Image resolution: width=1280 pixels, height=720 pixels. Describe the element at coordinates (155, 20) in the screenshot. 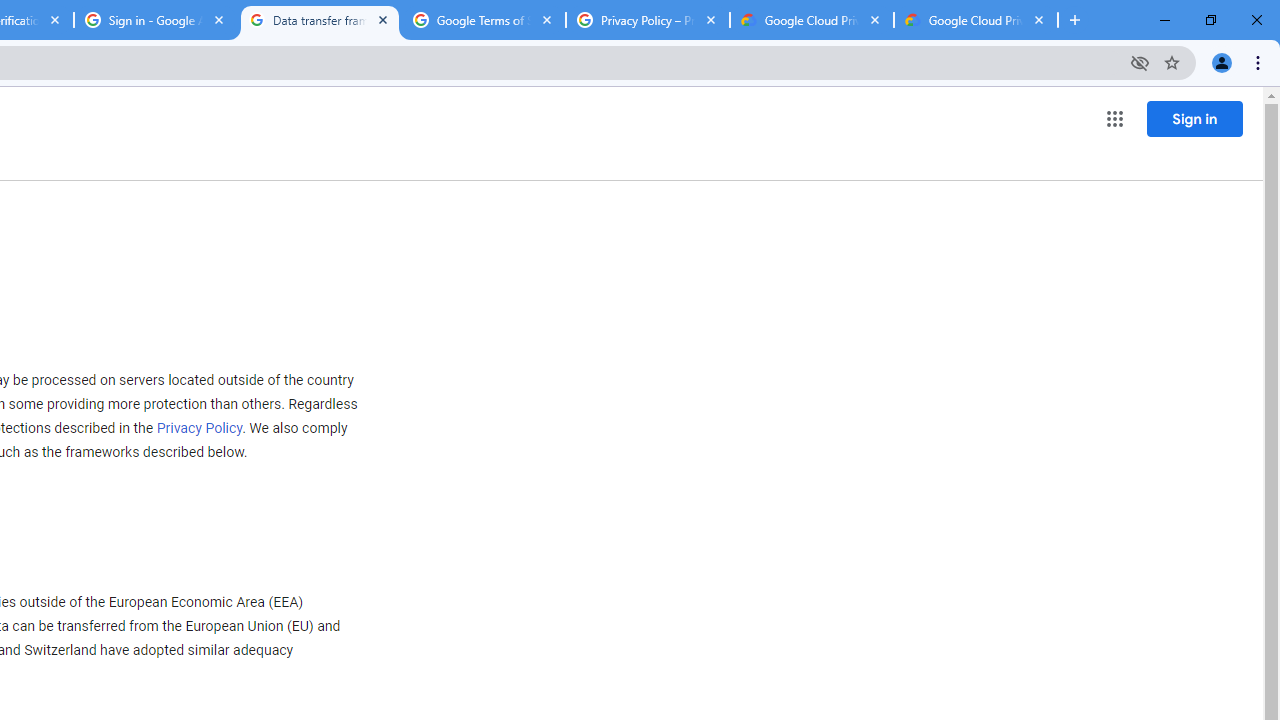

I see `'Sign in - Google Accounts'` at that location.